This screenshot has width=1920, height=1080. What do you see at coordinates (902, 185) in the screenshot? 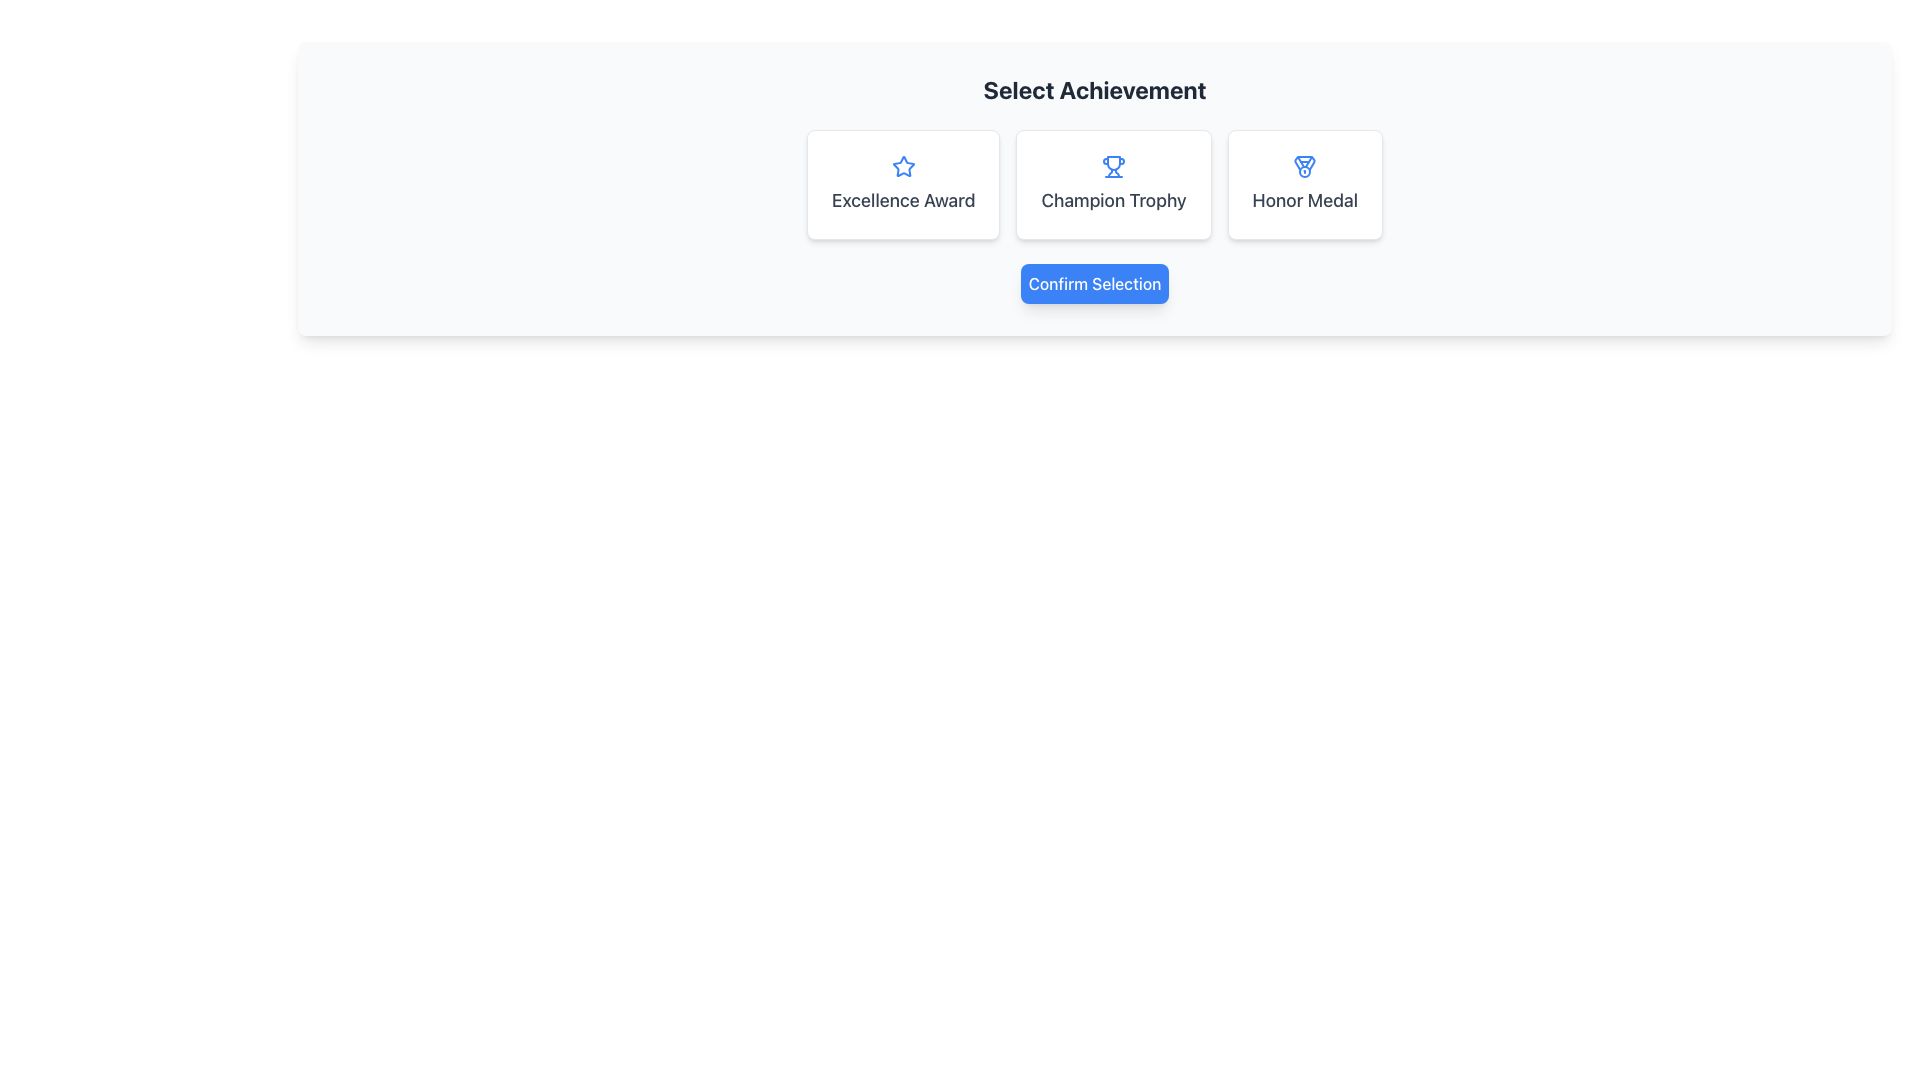
I see `the 'Excellence Award' selectable card` at bounding box center [902, 185].